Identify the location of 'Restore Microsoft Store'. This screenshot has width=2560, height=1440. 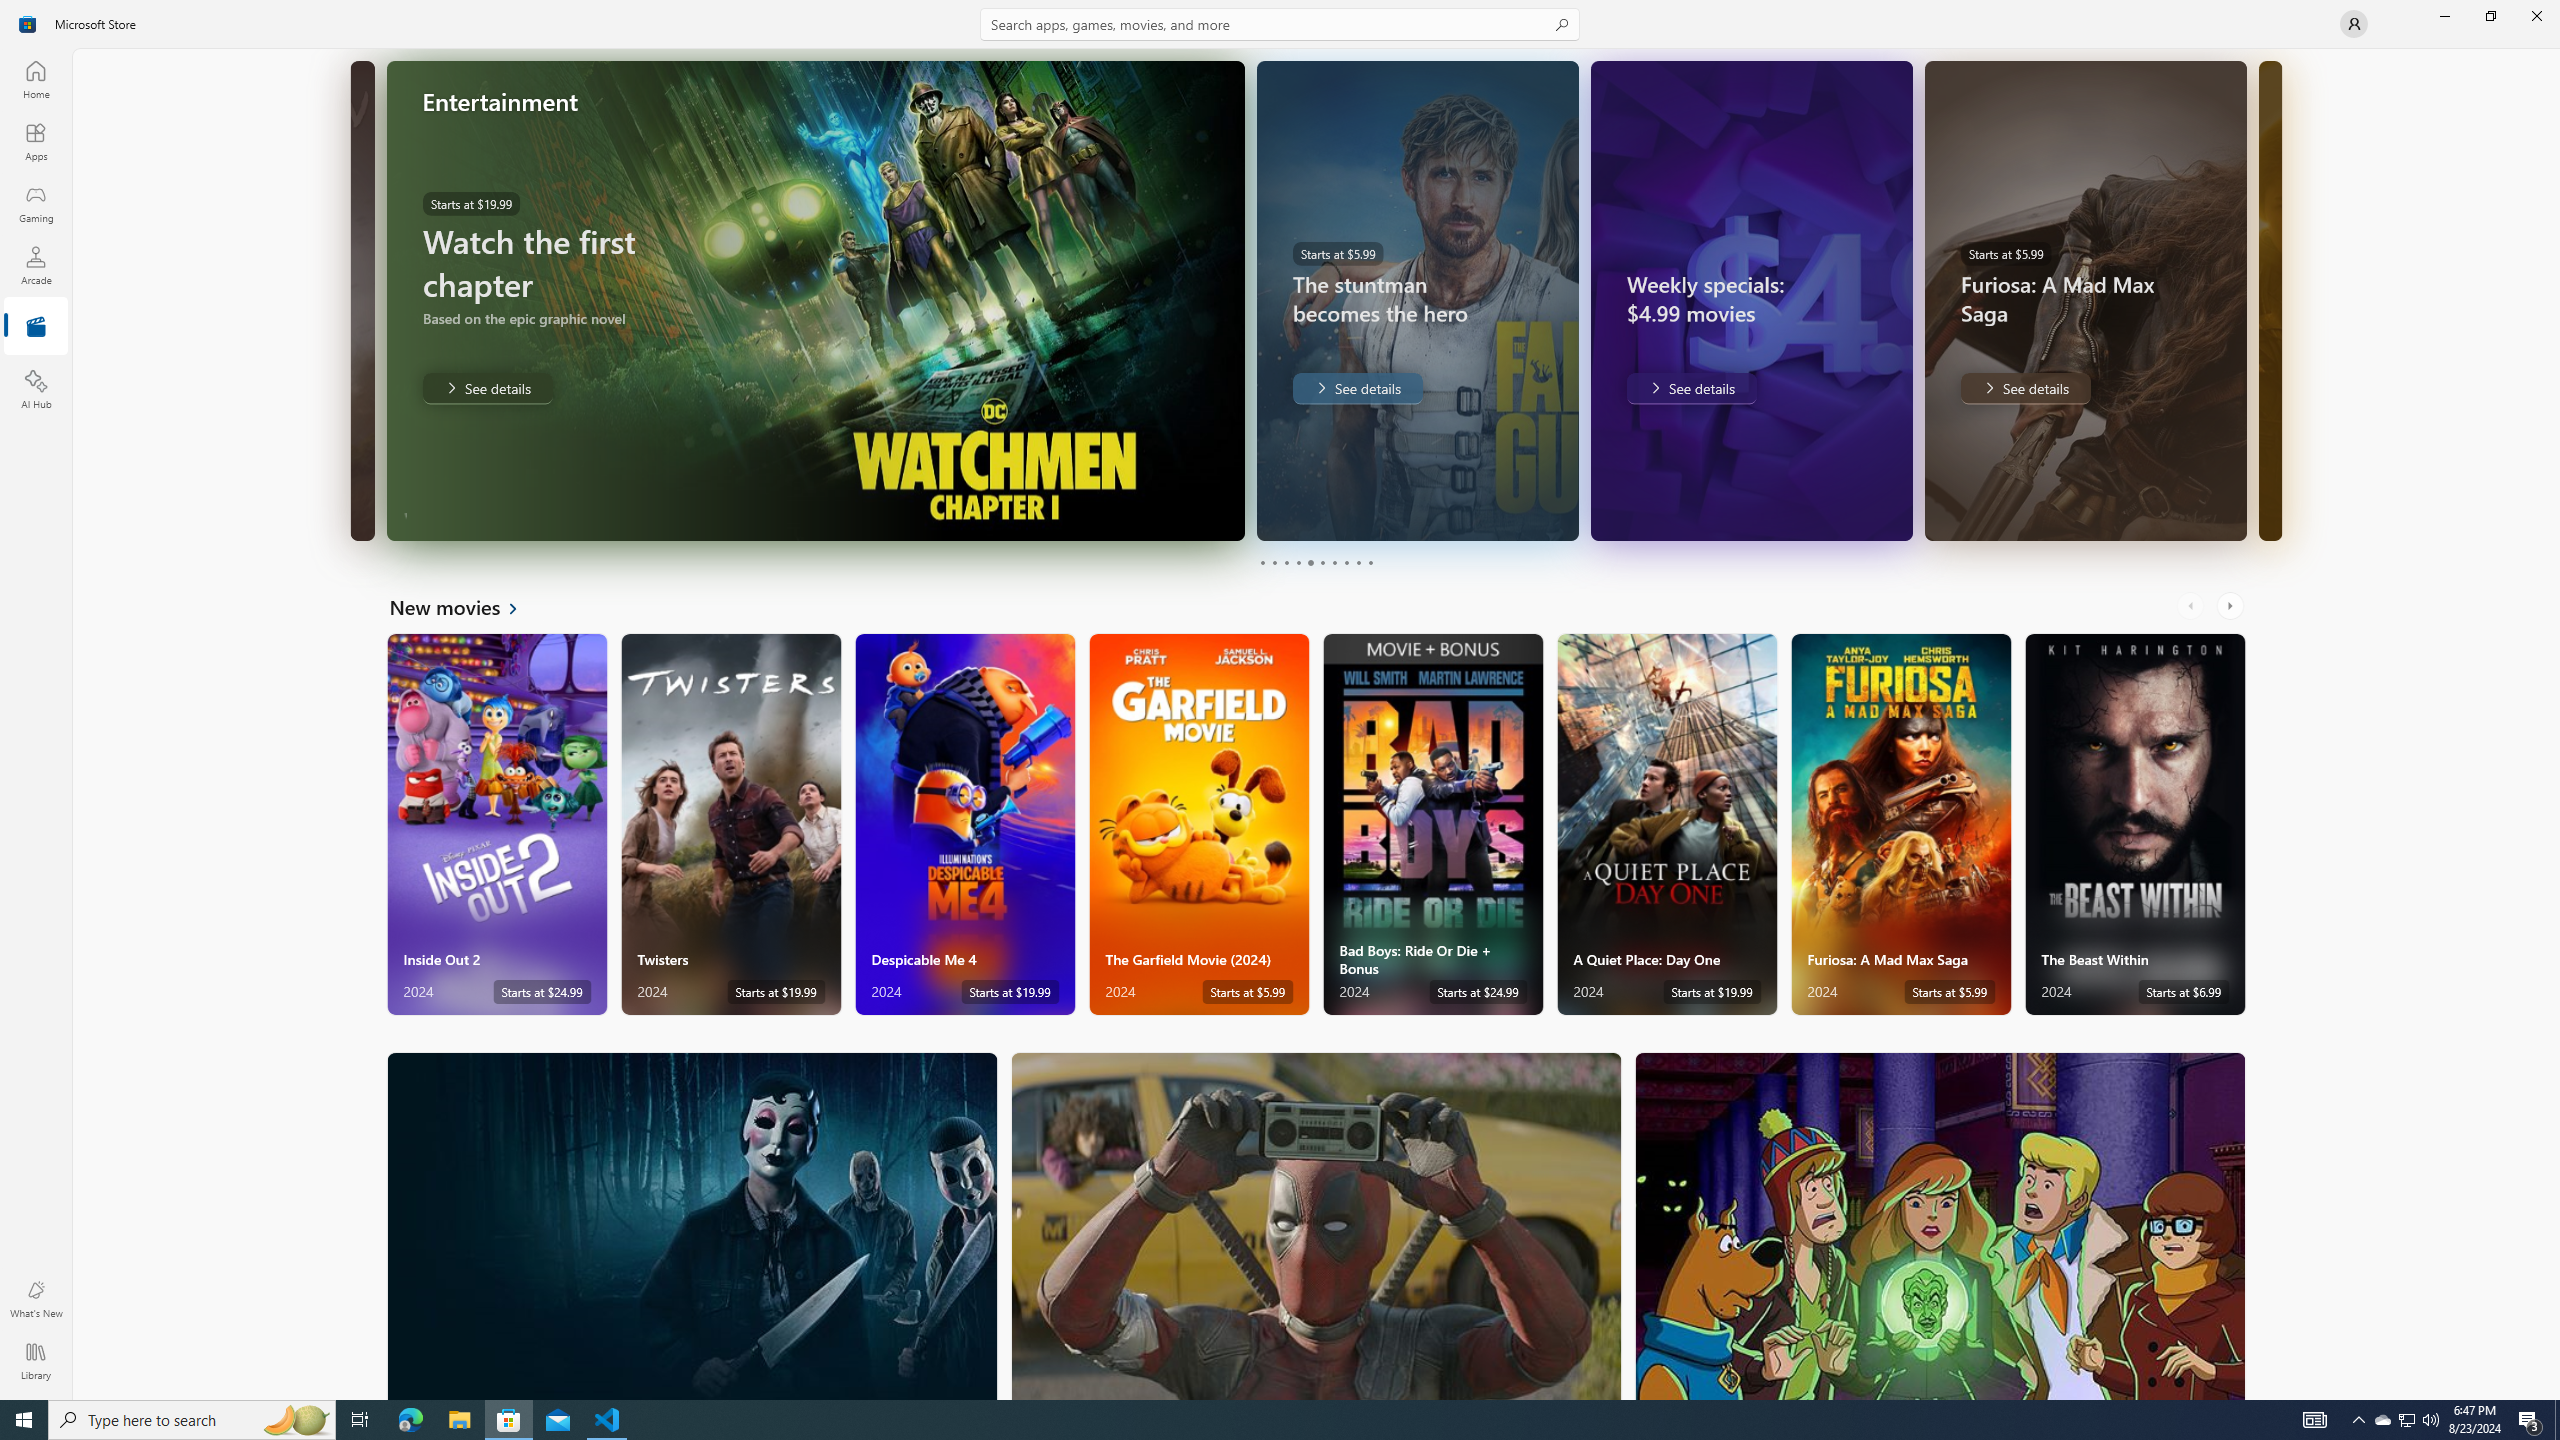
(2490, 15).